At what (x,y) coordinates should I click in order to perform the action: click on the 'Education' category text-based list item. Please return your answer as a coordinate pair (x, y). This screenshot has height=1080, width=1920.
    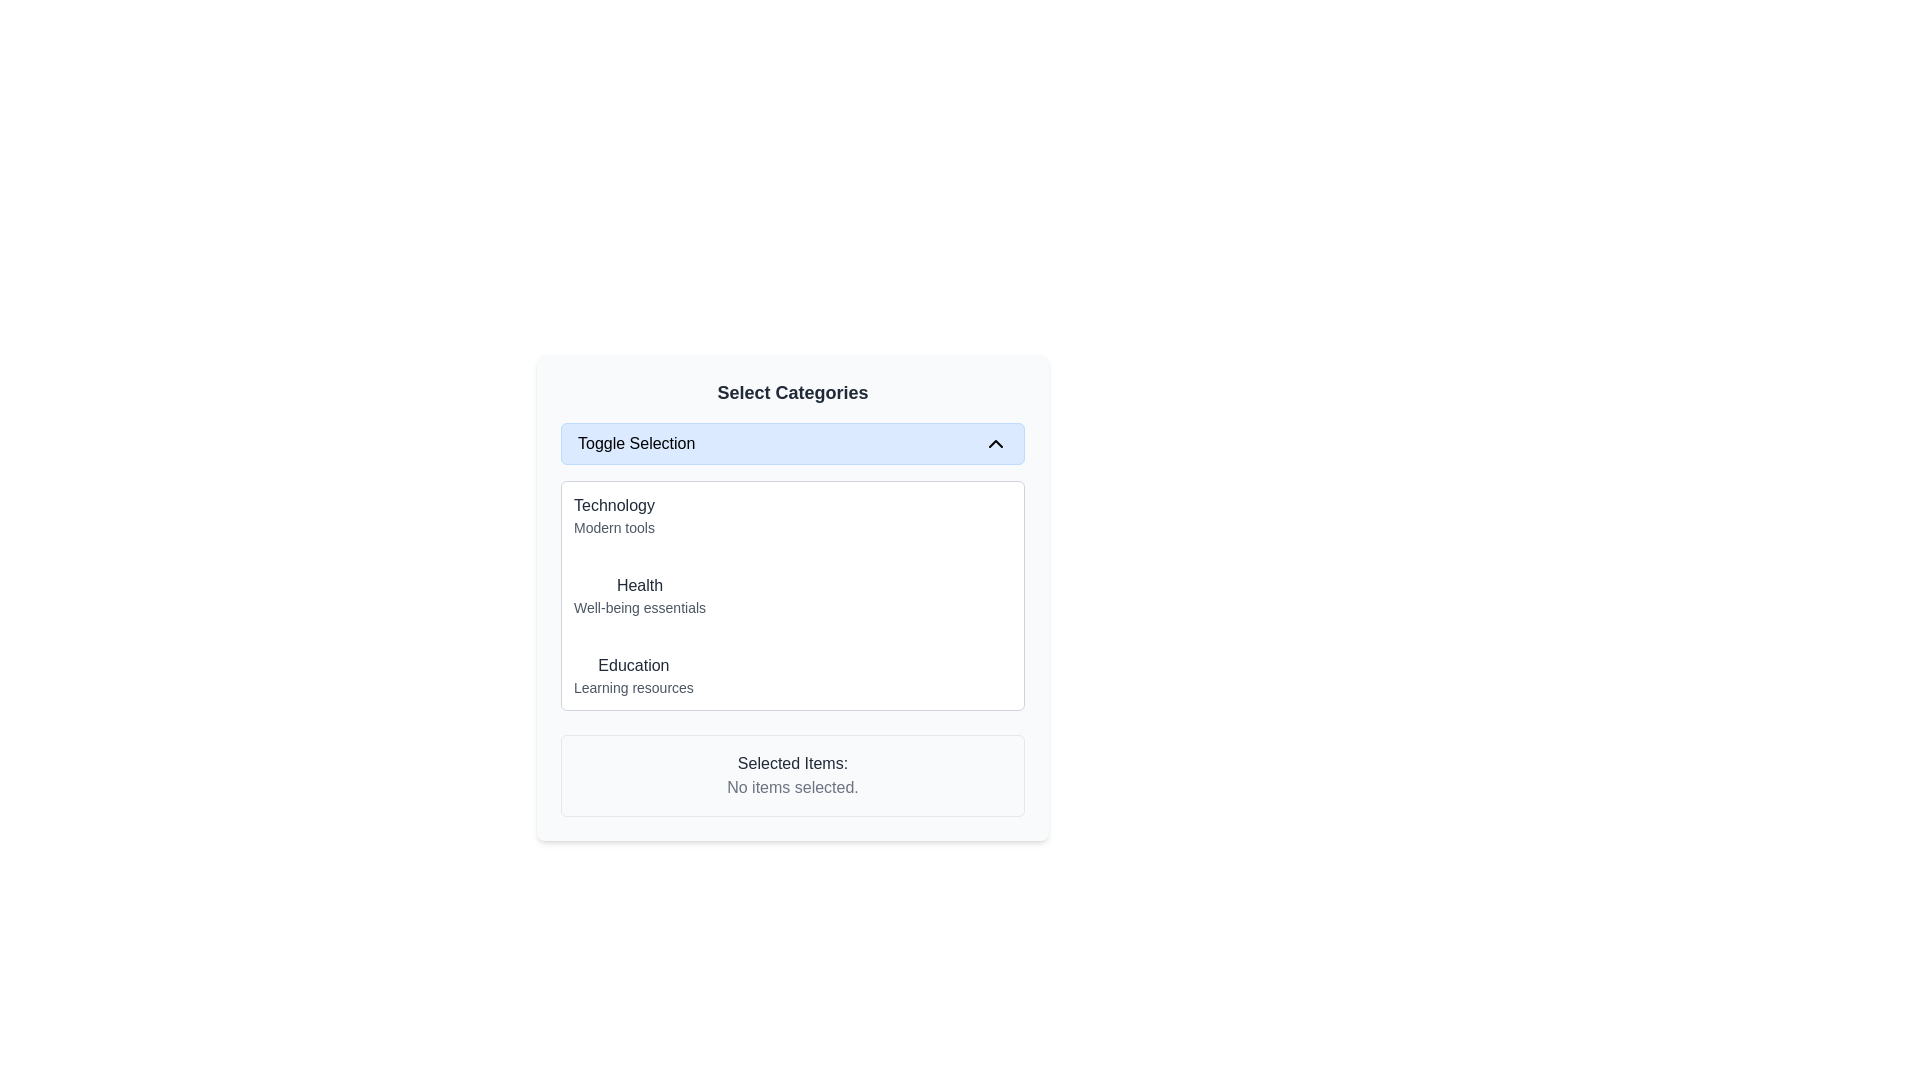
    Looking at the image, I should click on (632, 675).